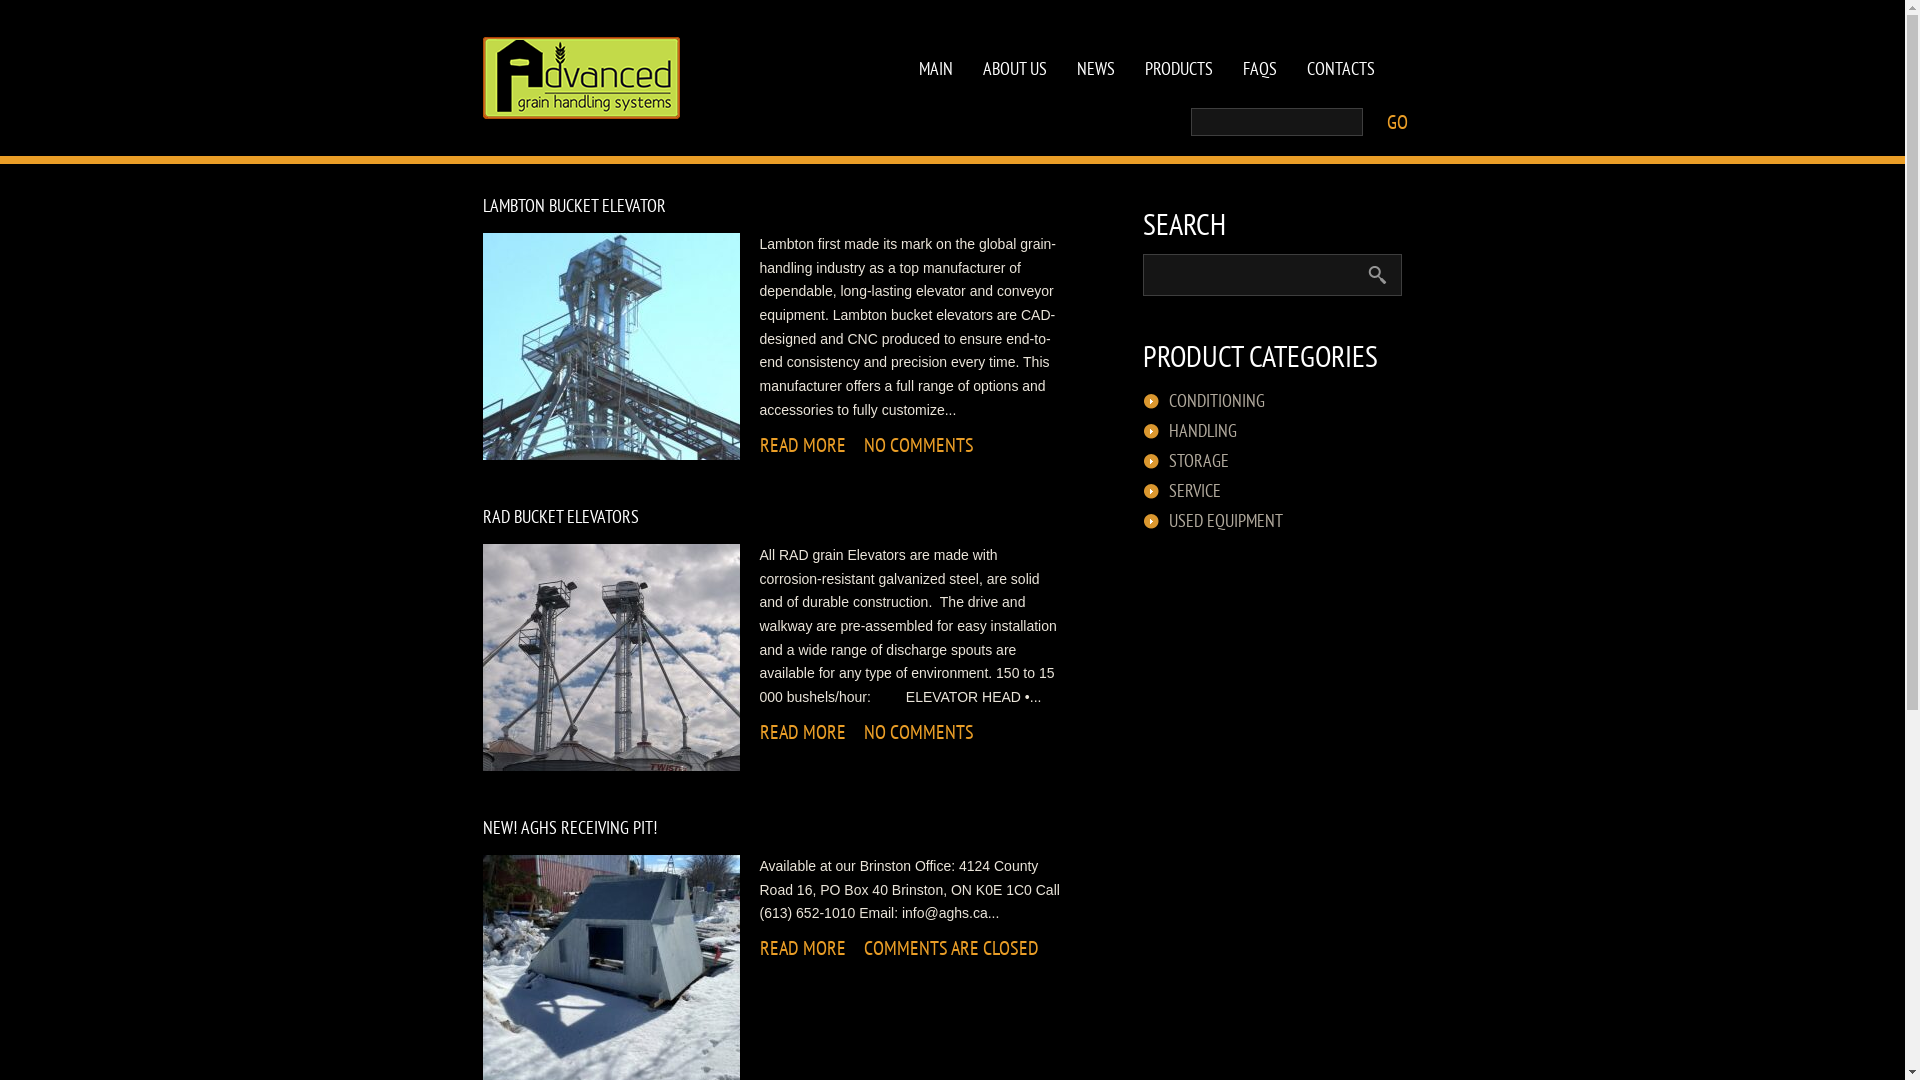  Describe the element at coordinates (1200, 430) in the screenshot. I see `'HANDLING'` at that location.